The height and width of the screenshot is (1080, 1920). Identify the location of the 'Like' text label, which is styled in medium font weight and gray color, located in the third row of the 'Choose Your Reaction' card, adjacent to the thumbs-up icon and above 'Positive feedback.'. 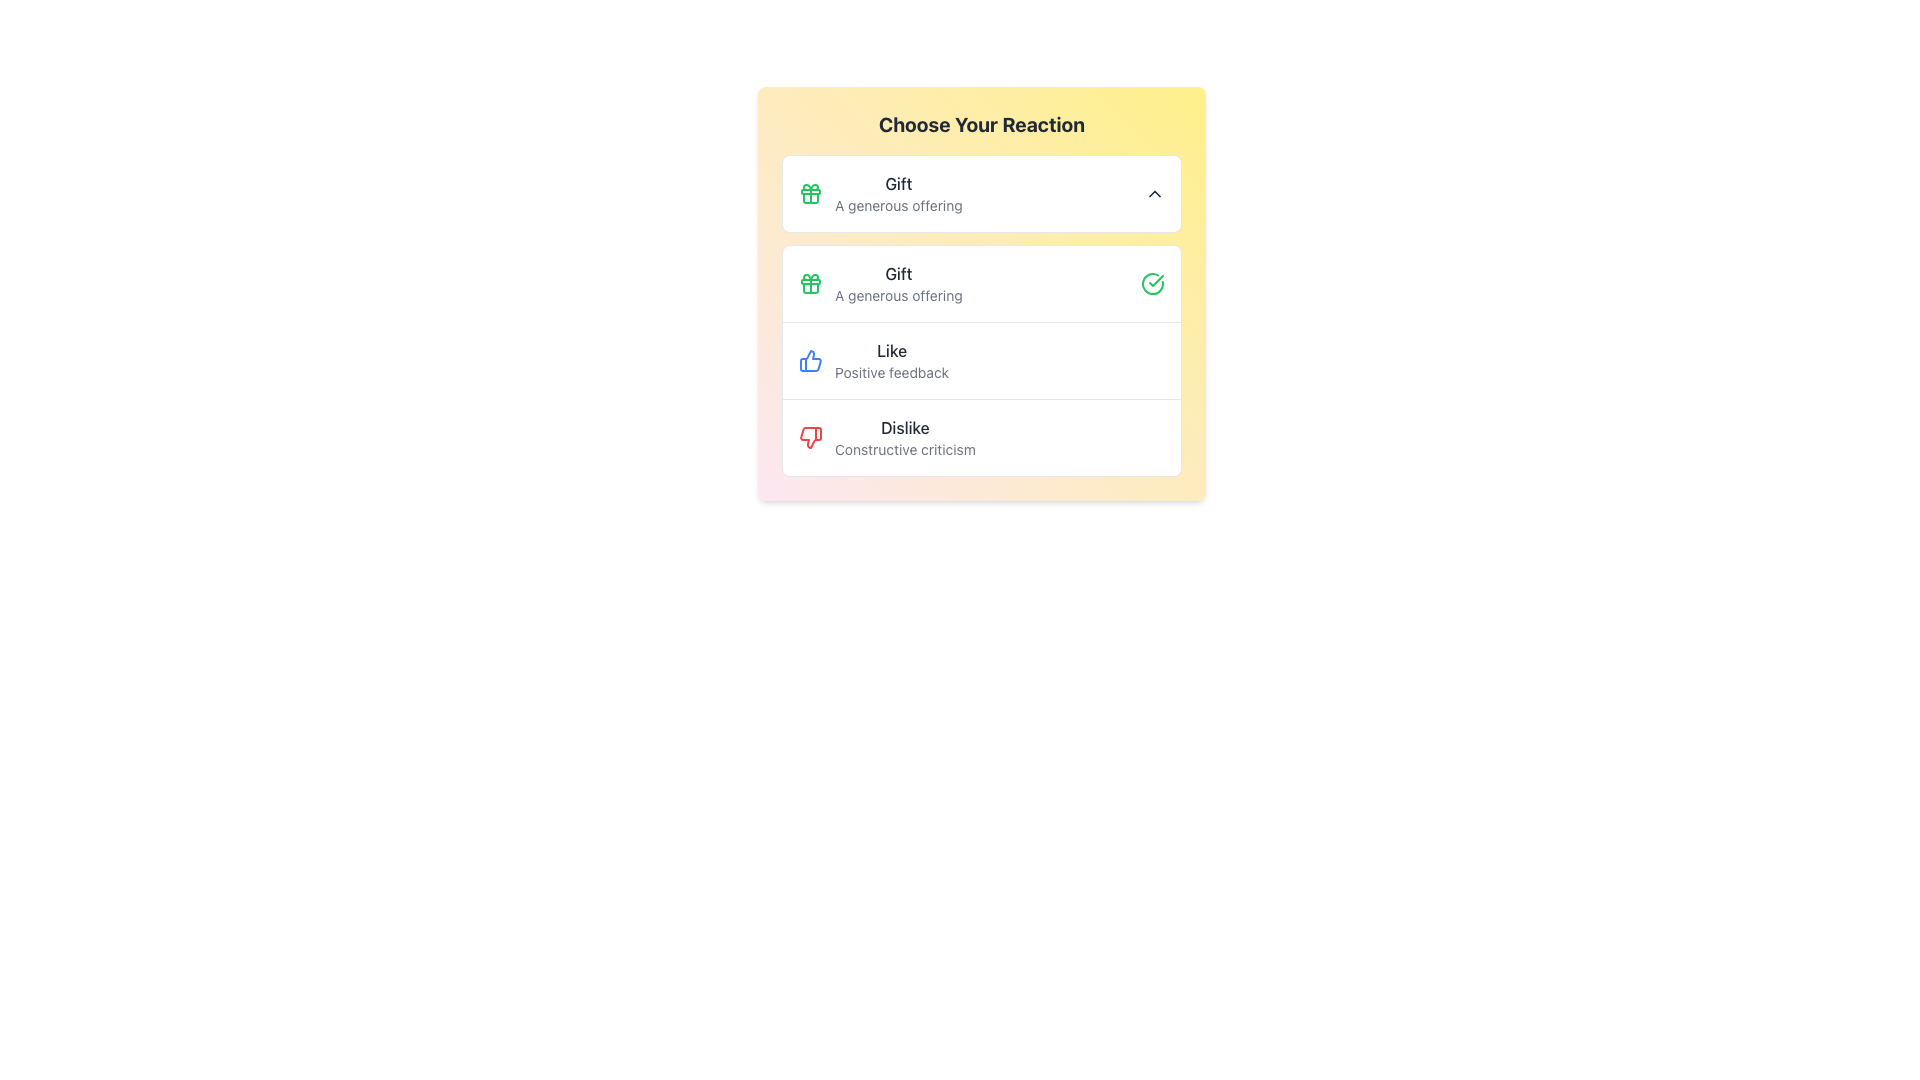
(891, 350).